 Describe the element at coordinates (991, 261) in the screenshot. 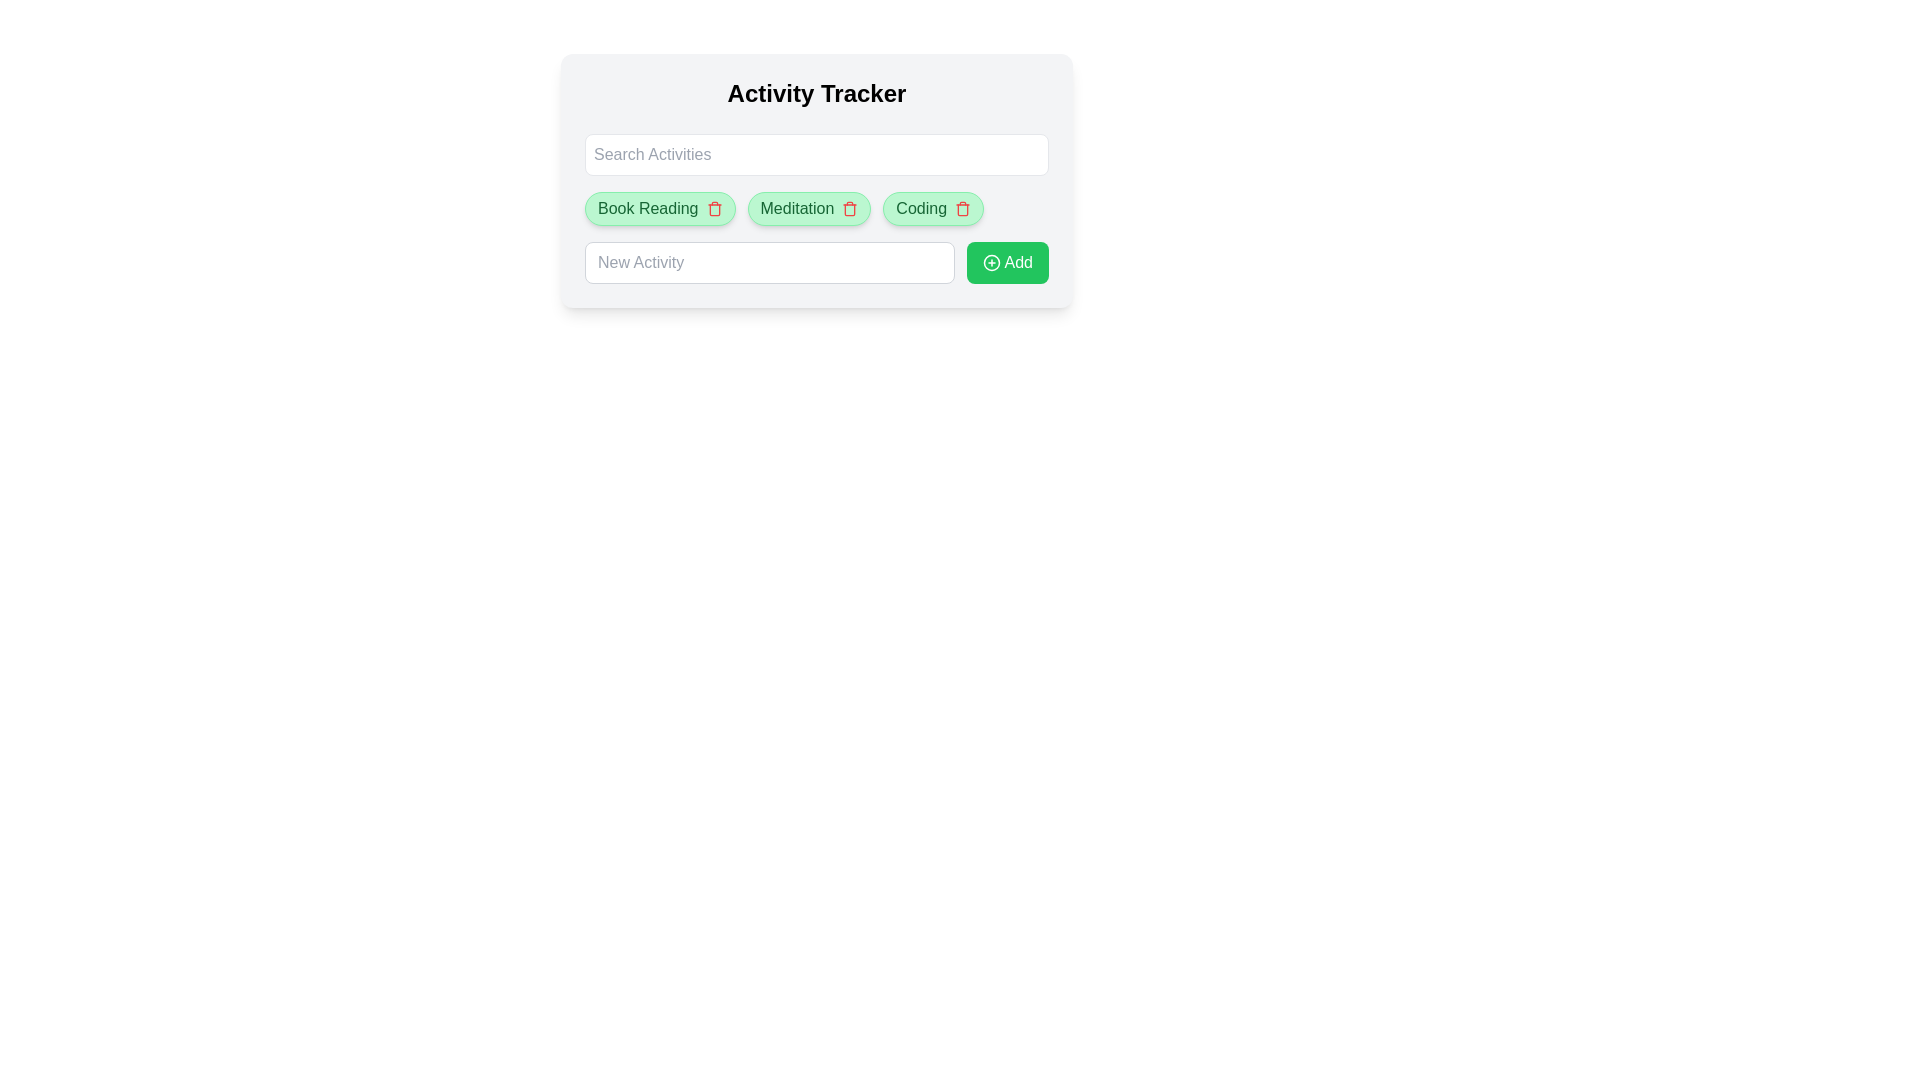

I see `the icon positioned to the left side inside the 'Add' button at the bottom-right corner of the Activity Tracker panel` at that location.